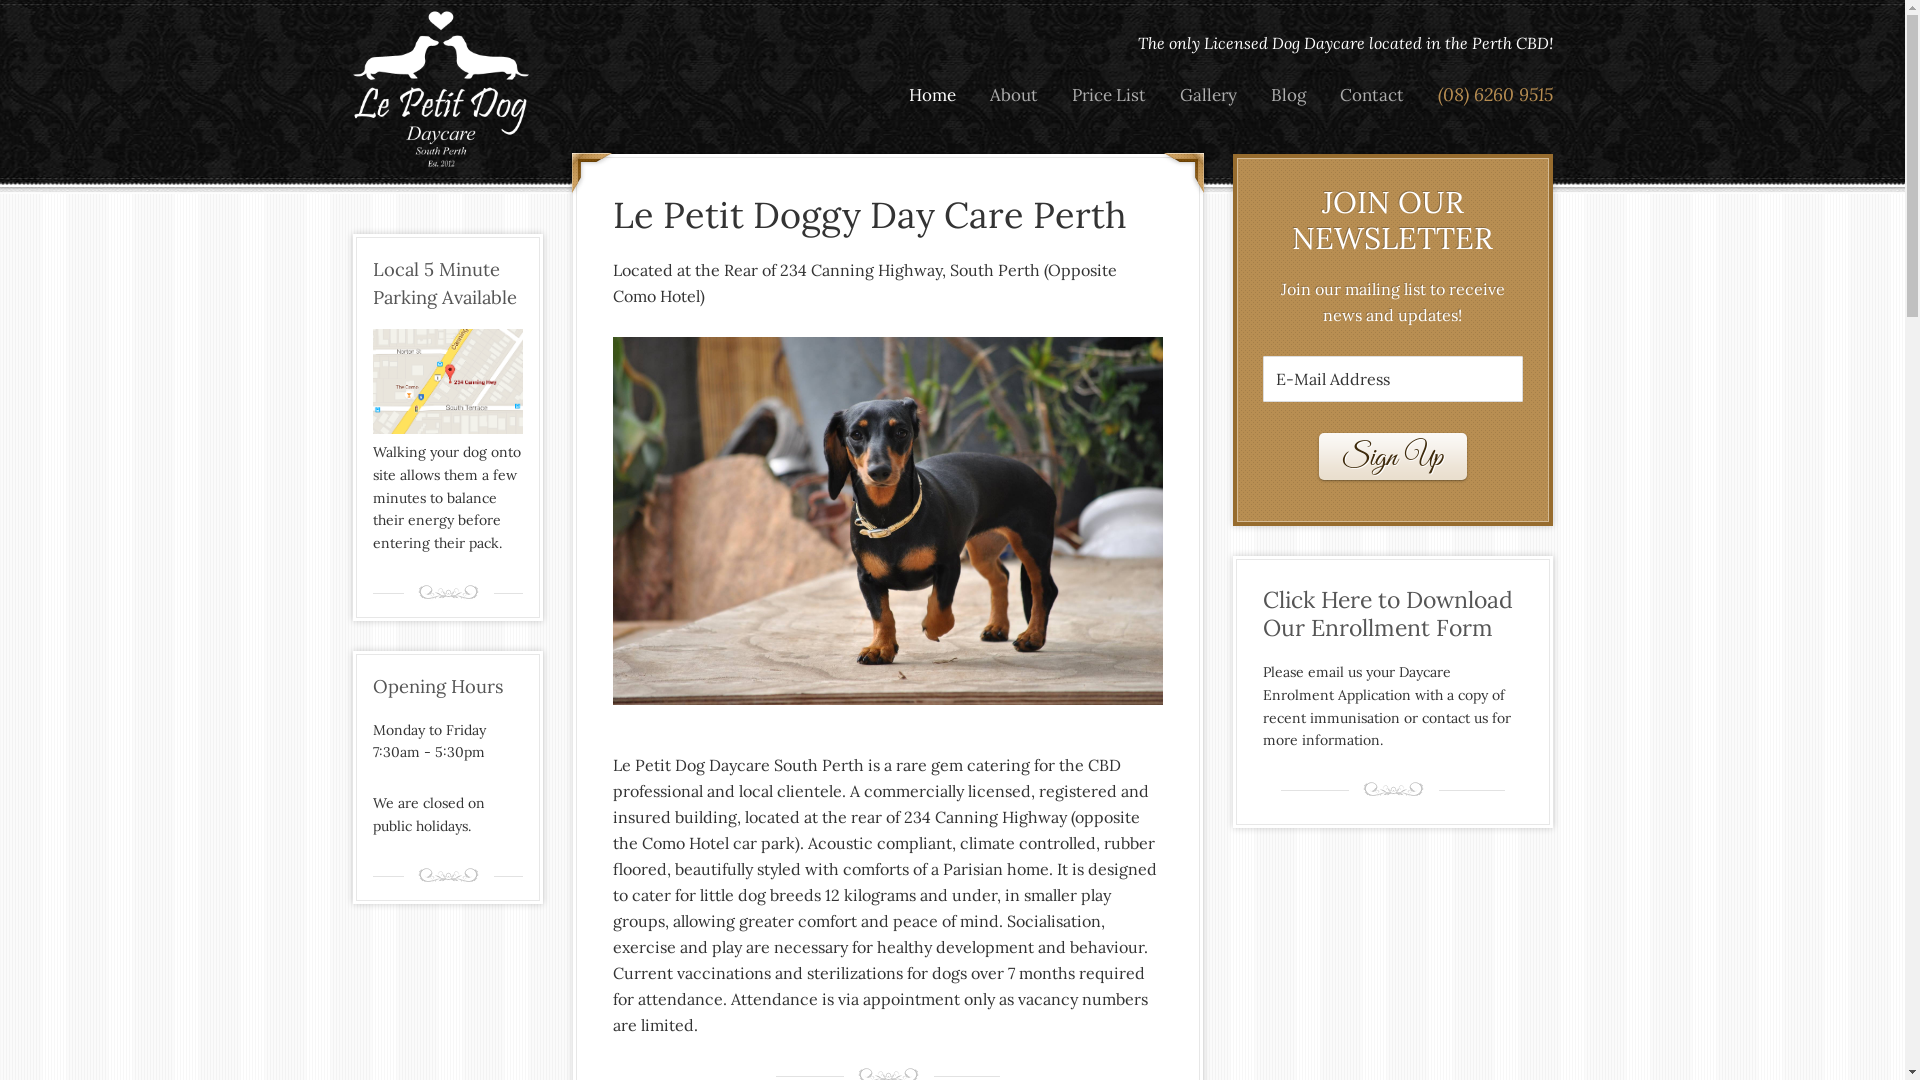 The width and height of the screenshot is (1920, 1080). Describe the element at coordinates (0, 0) in the screenshot. I see `'Skip to primary navigation'` at that location.